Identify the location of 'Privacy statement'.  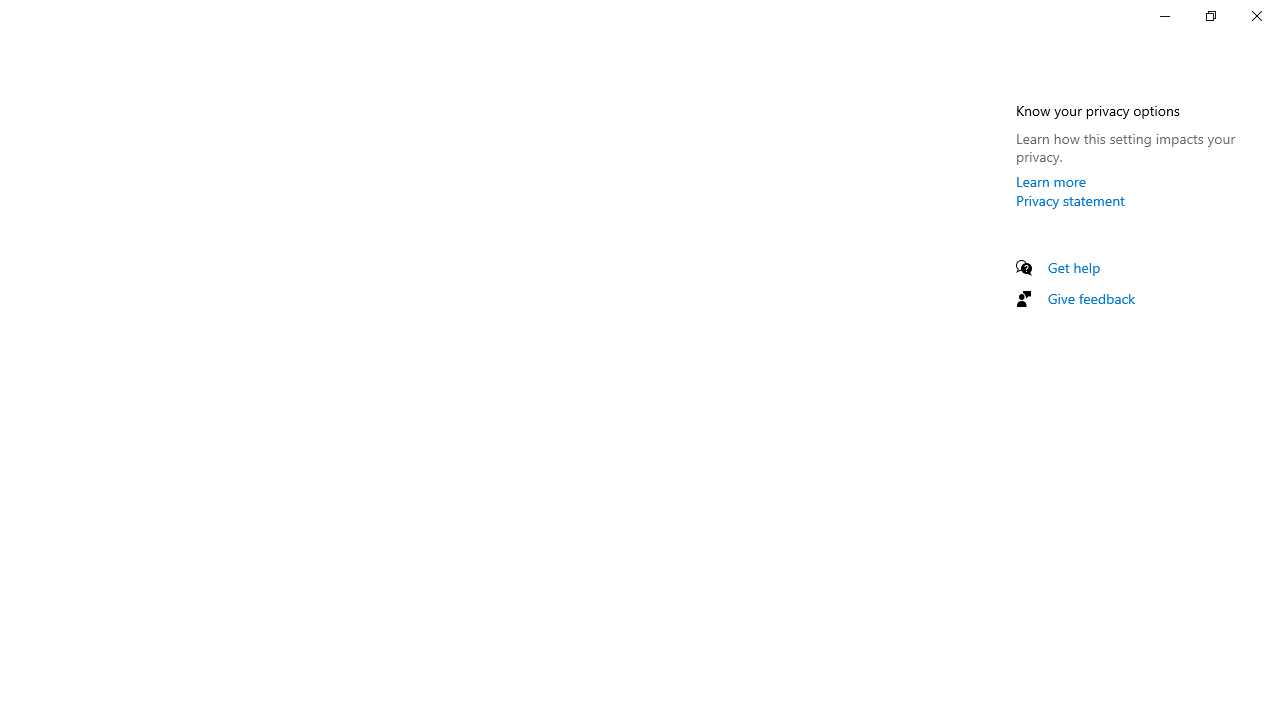
(1069, 200).